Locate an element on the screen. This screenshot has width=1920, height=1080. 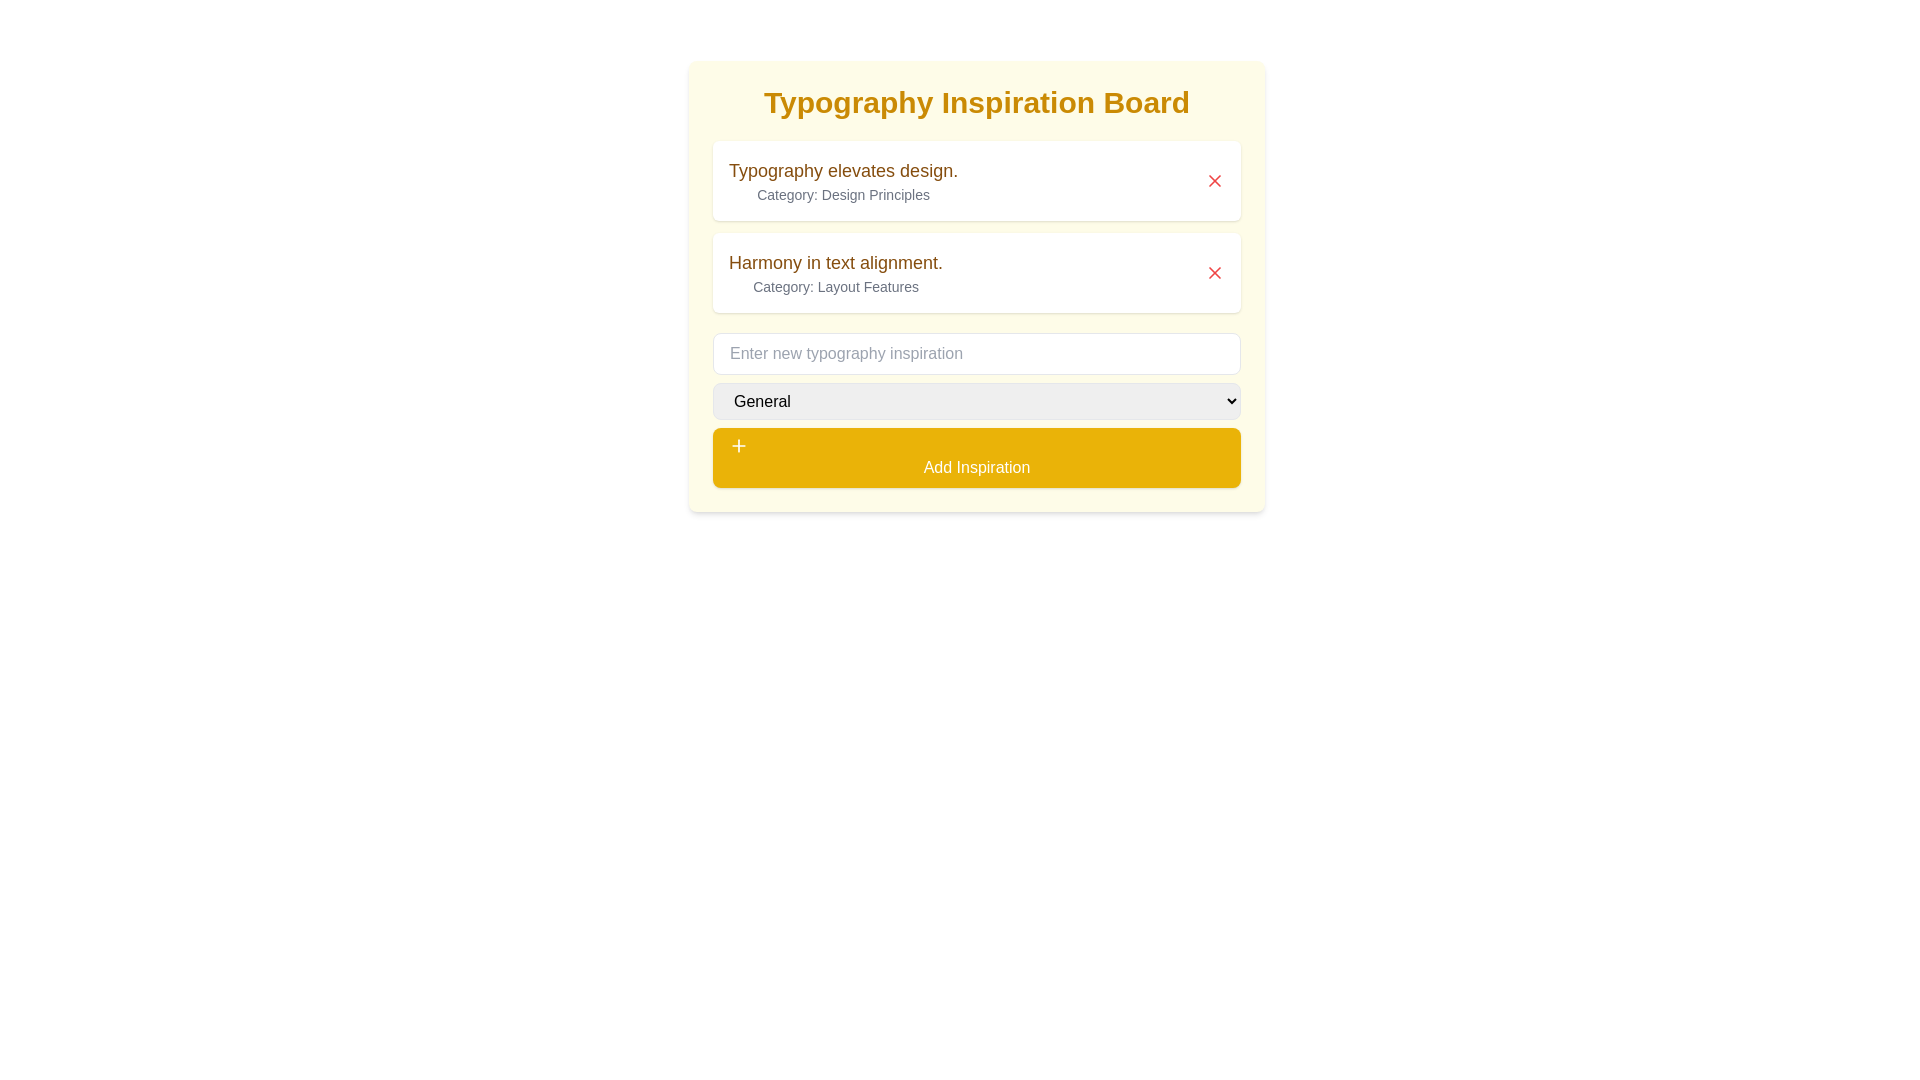
the close button associated with the item titled 'Harmony in text alignment. Category: Layout Features' to trigger its hover effect is located at coordinates (1213, 273).